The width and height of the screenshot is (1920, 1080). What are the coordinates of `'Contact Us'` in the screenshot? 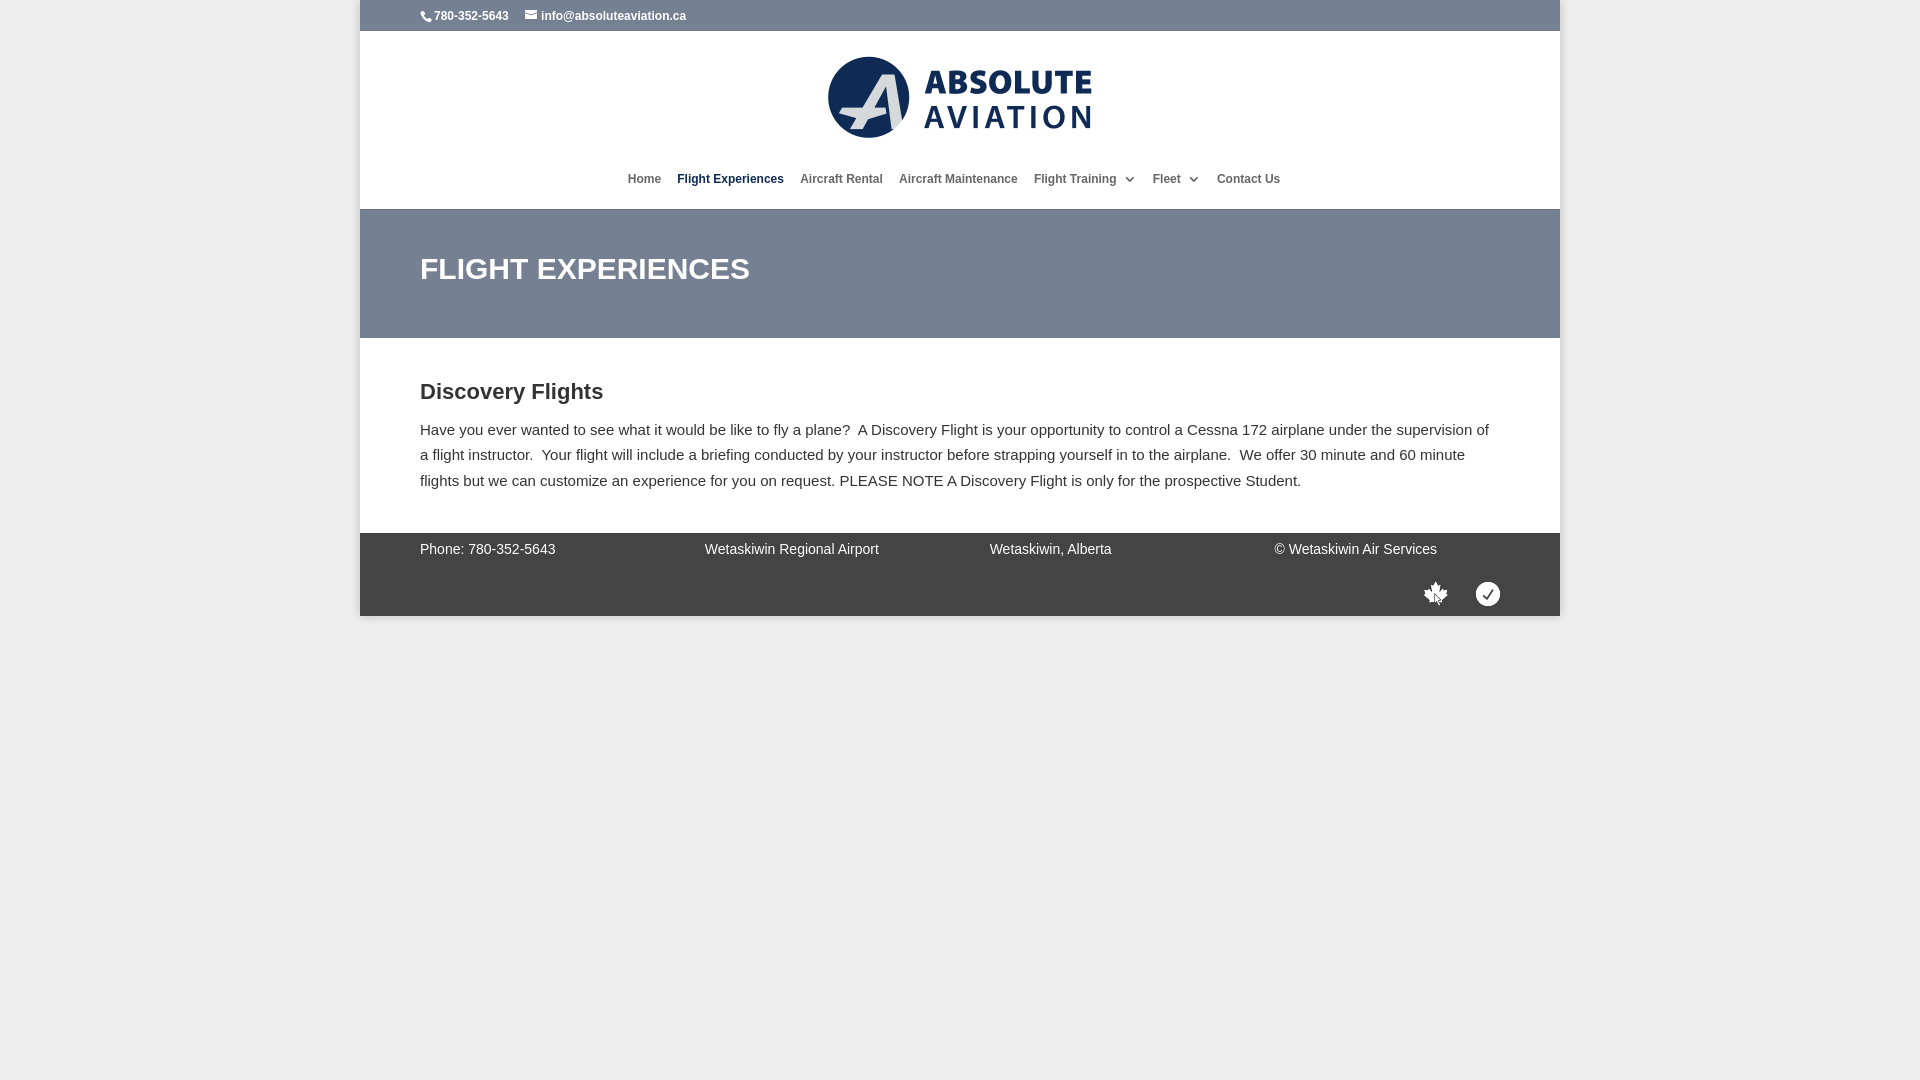 It's located at (1247, 191).